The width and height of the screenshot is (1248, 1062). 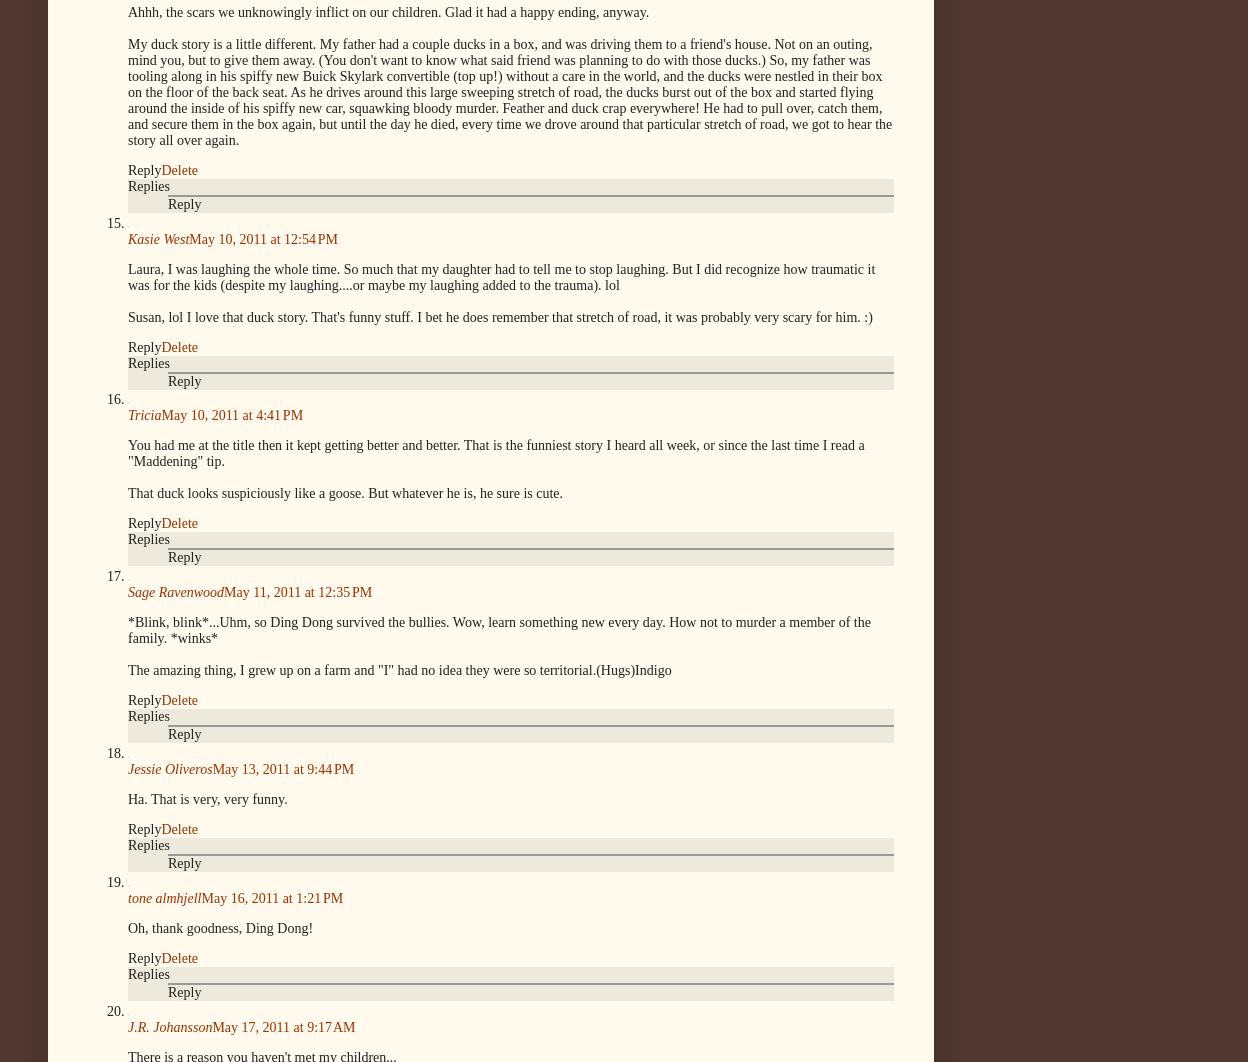 What do you see at coordinates (261, 238) in the screenshot?
I see `'May 10, 2011 at 12:54 PM'` at bounding box center [261, 238].